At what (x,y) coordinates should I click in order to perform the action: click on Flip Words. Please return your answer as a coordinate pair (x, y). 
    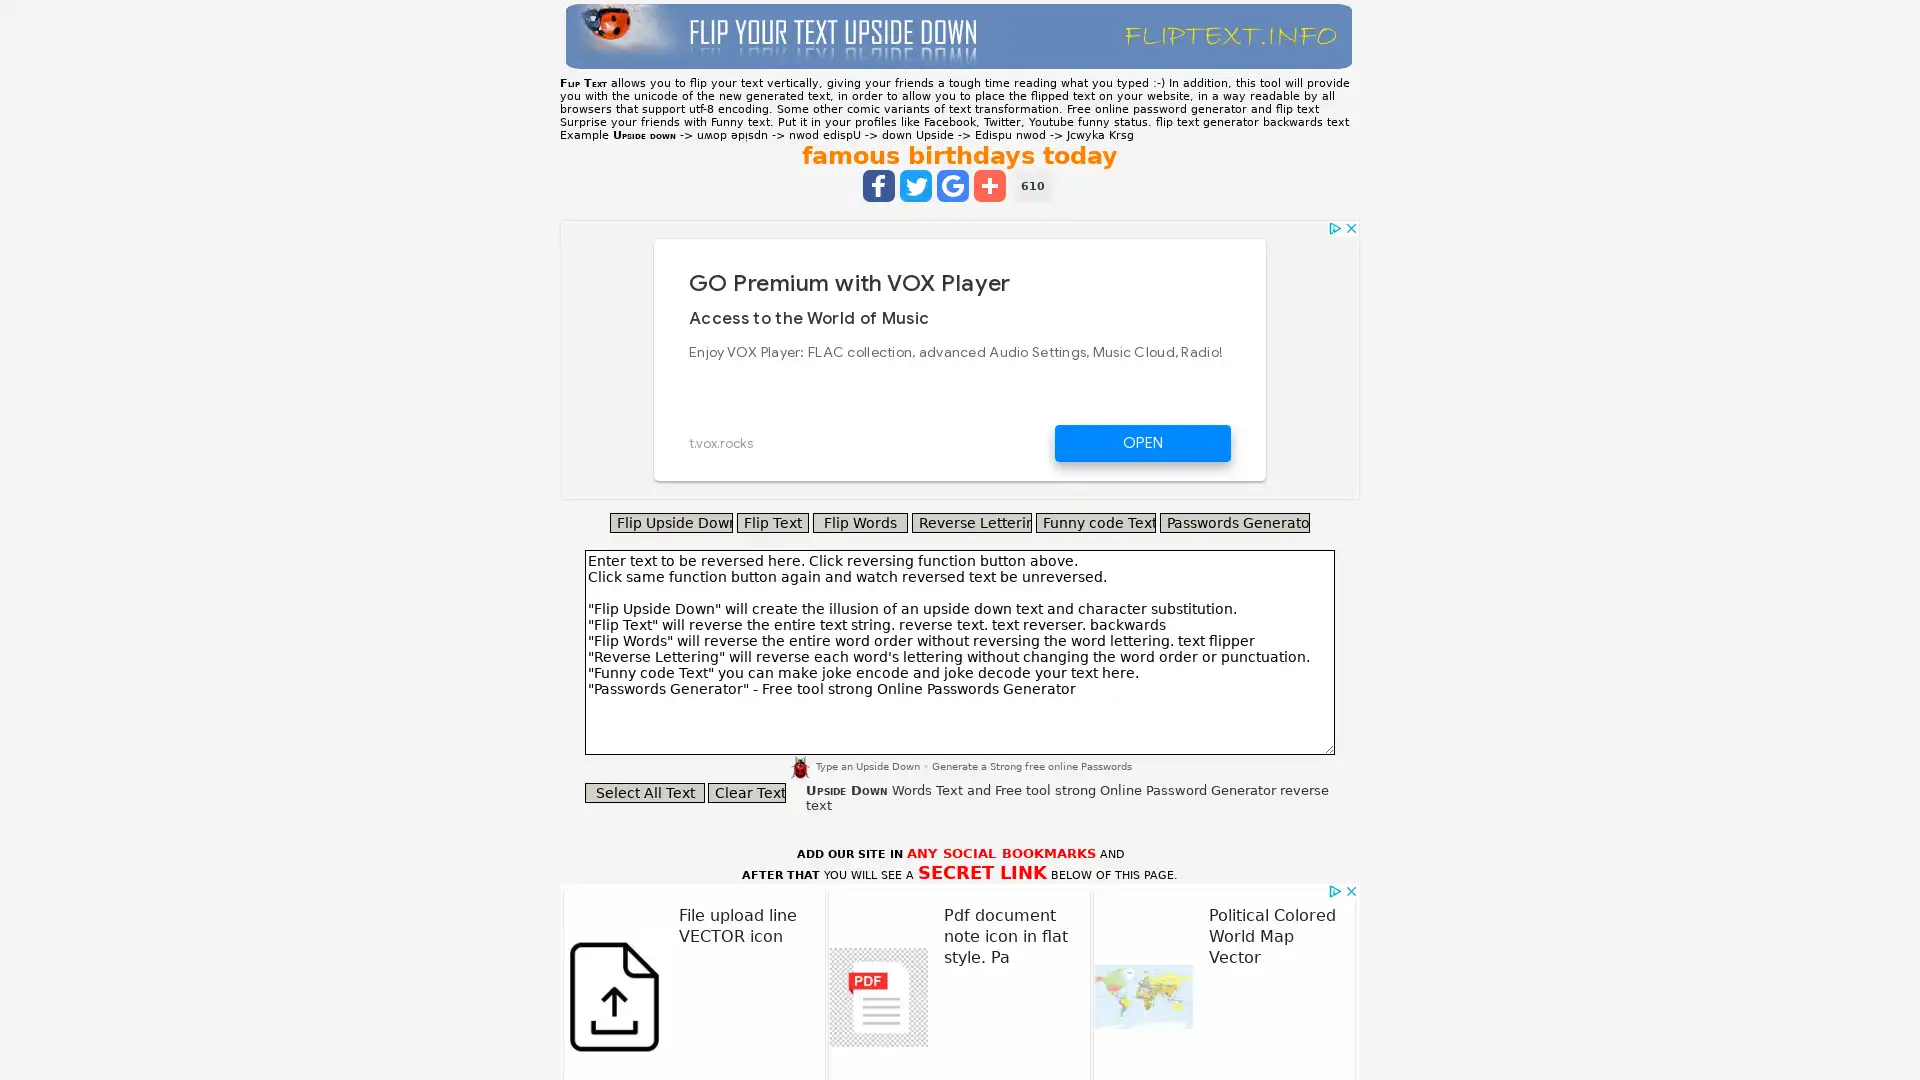
    Looking at the image, I should click on (860, 522).